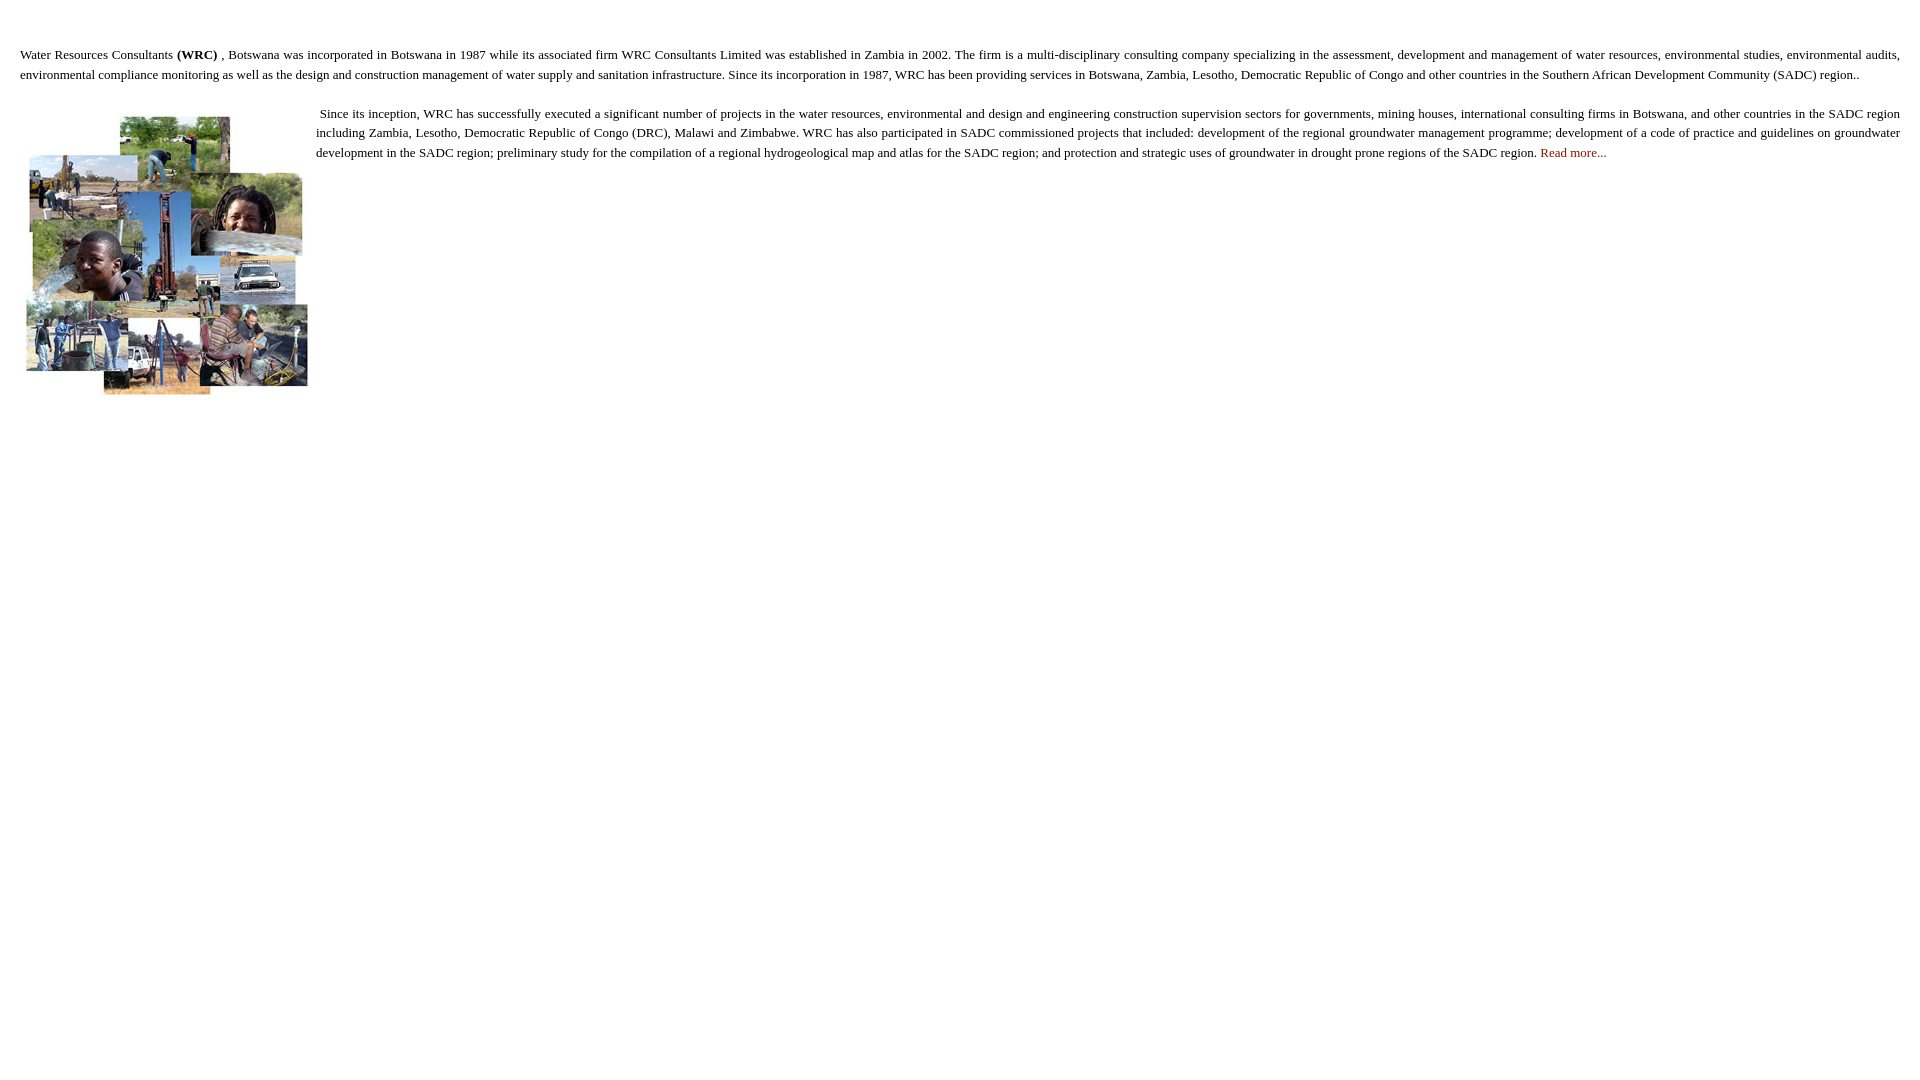  What do you see at coordinates (1572, 150) in the screenshot?
I see `'Read more...'` at bounding box center [1572, 150].